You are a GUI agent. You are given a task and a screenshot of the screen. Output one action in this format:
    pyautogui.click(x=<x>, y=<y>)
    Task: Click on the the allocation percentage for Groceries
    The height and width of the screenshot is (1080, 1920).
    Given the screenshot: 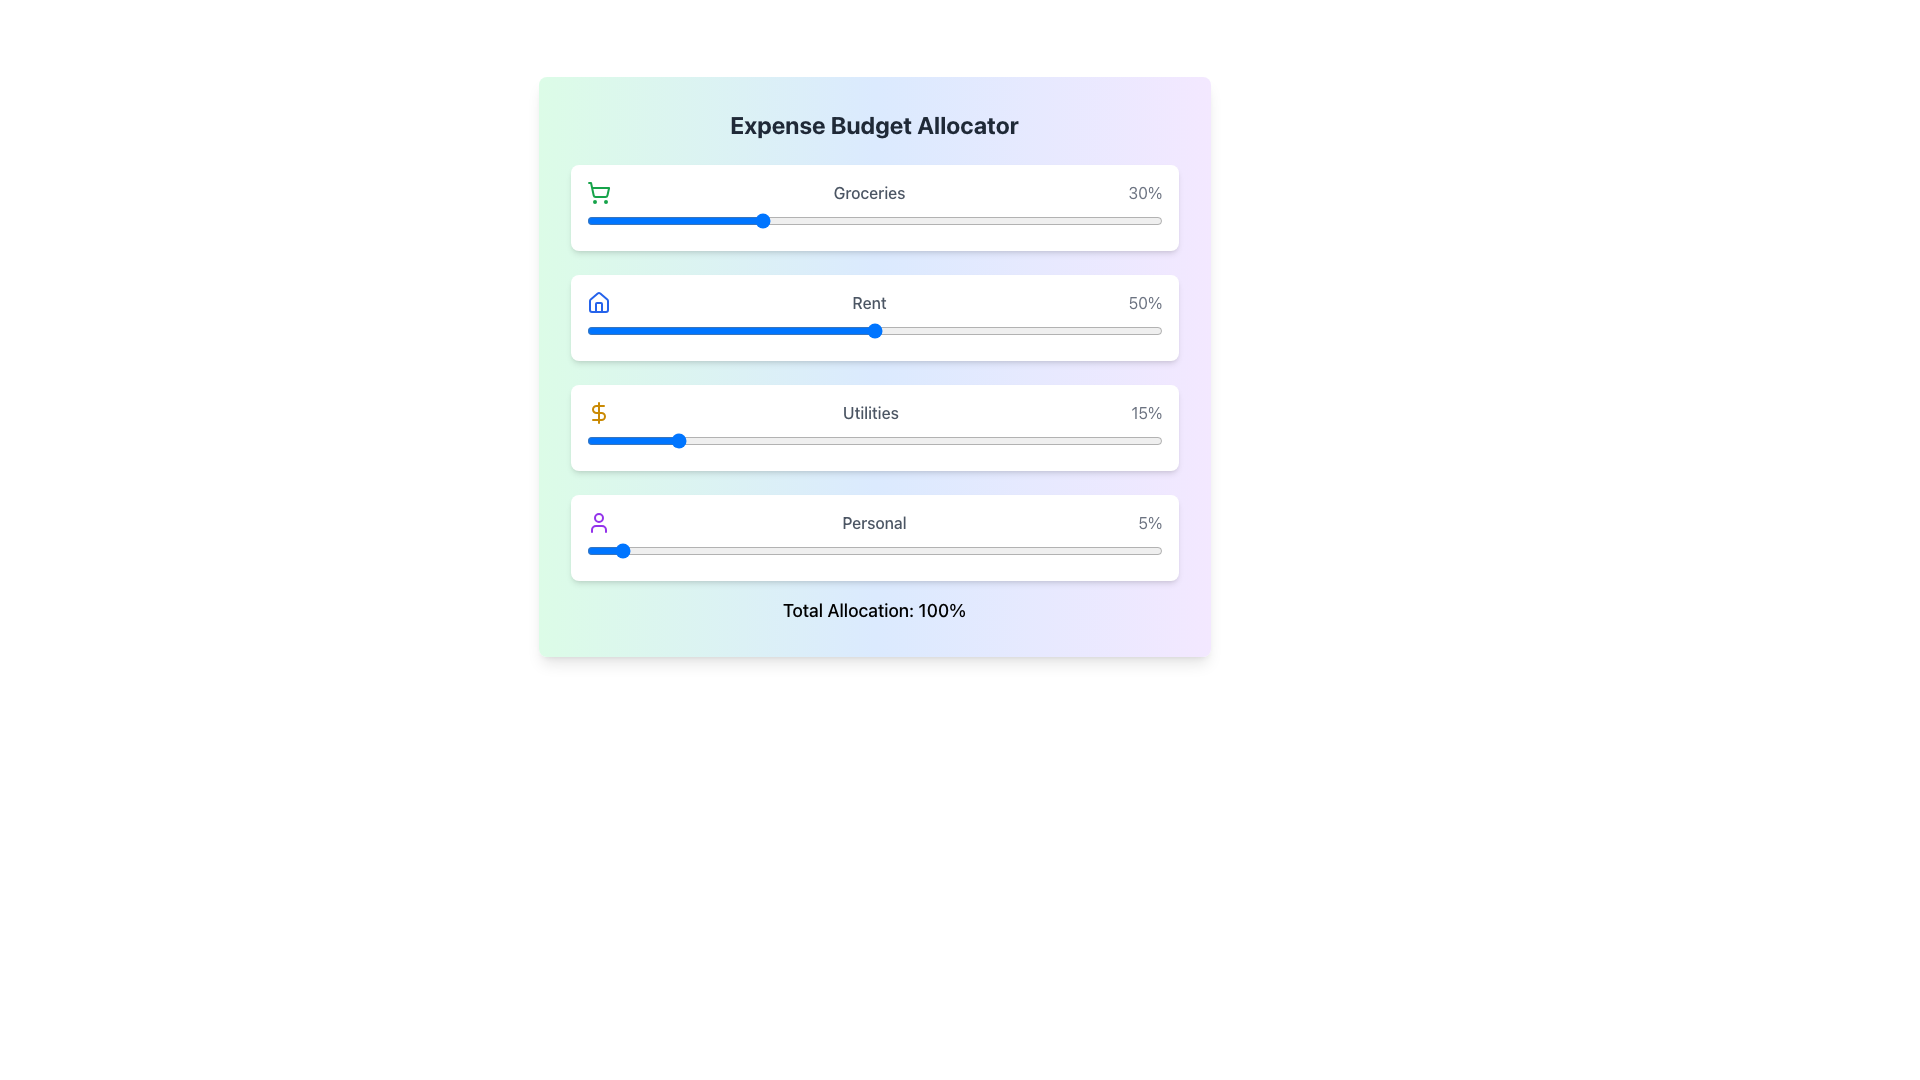 What is the action you would take?
    pyautogui.click(x=764, y=220)
    